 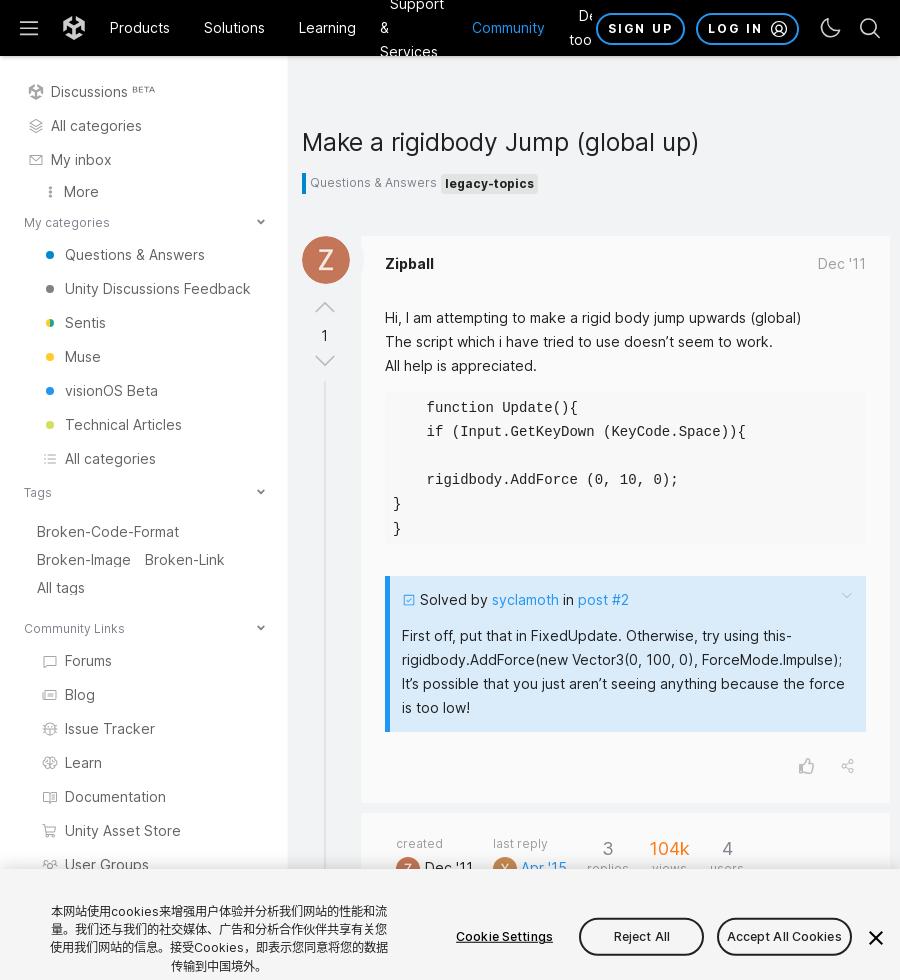 What do you see at coordinates (385, 341) in the screenshot?
I see `'The script which i have tried to use doesn’t seem to work.'` at bounding box center [385, 341].